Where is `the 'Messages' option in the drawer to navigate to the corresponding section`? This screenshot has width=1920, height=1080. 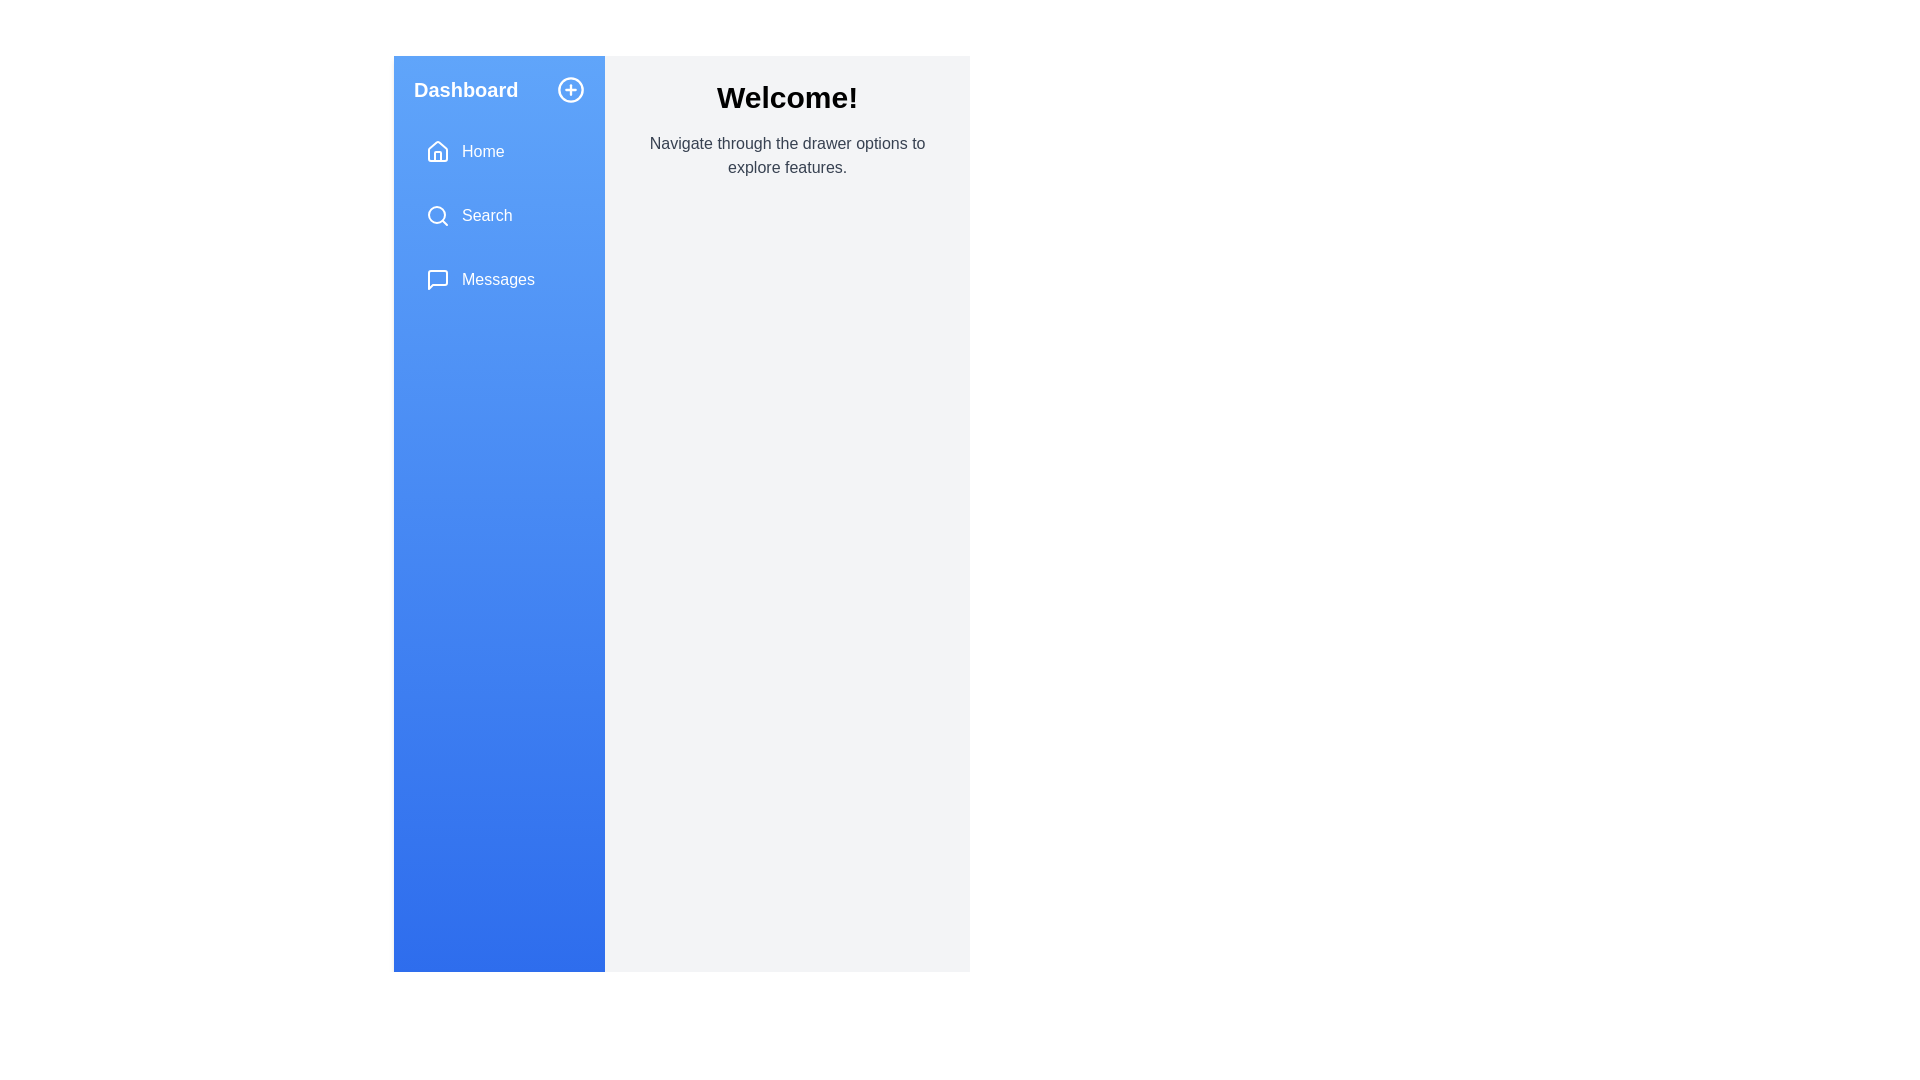 the 'Messages' option in the drawer to navigate to the corresponding section is located at coordinates (499, 280).